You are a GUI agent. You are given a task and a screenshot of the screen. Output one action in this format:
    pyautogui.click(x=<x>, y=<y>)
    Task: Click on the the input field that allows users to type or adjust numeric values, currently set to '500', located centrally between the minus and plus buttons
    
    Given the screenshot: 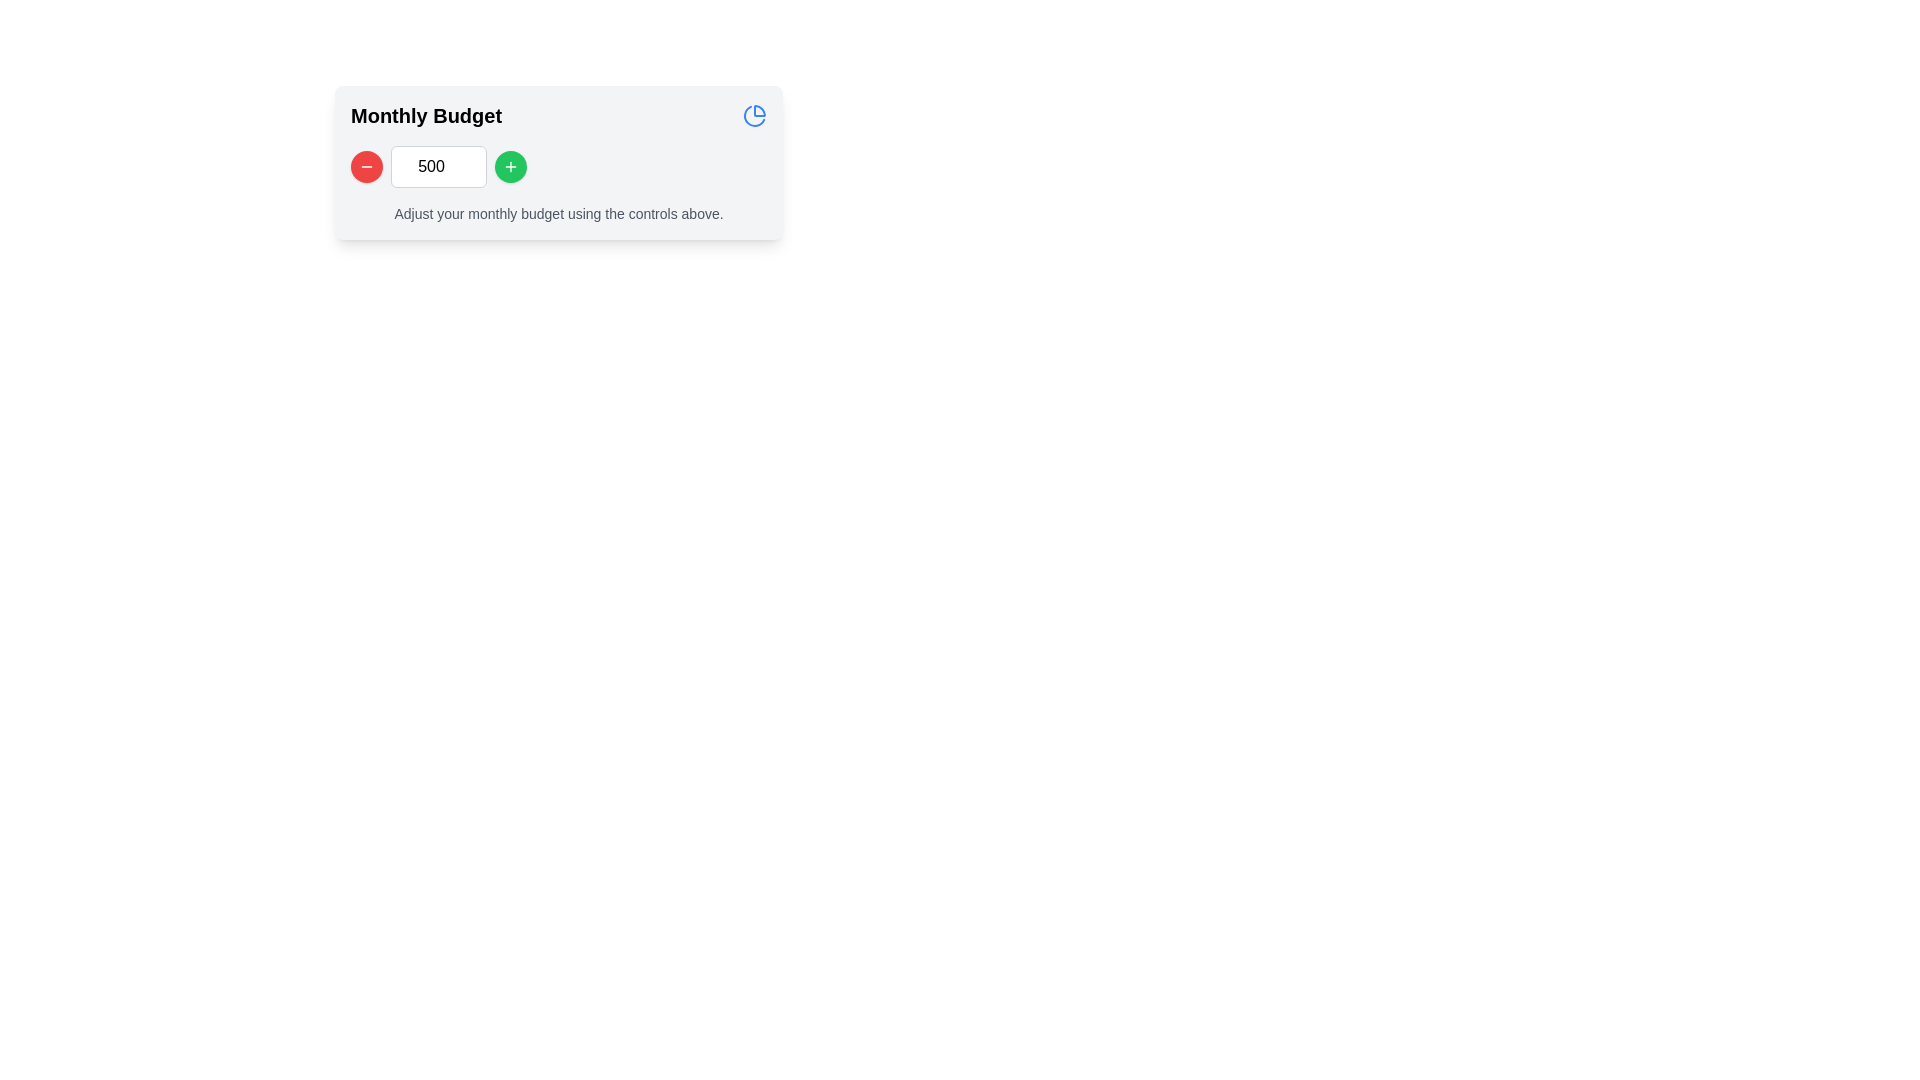 What is the action you would take?
    pyautogui.click(x=437, y=165)
    